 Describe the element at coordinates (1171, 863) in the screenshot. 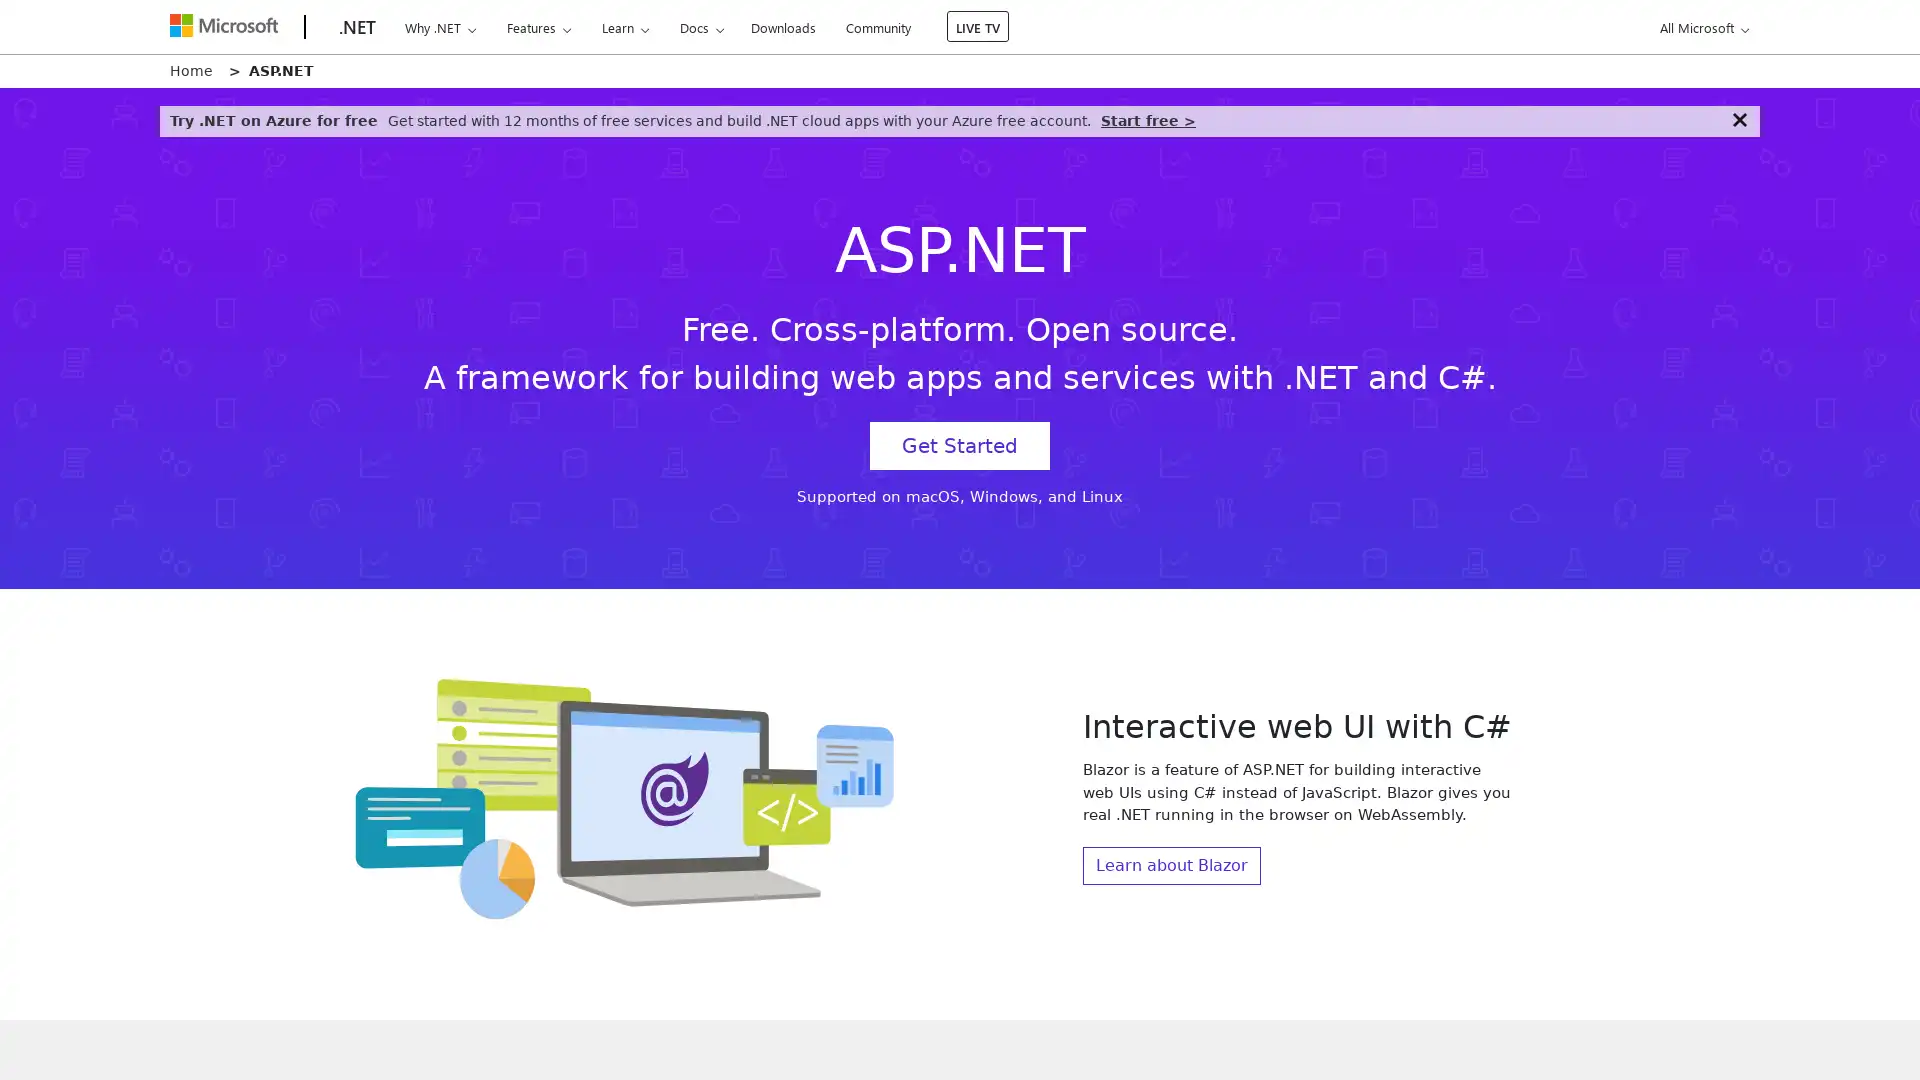

I see `Learn about Blazor` at that location.